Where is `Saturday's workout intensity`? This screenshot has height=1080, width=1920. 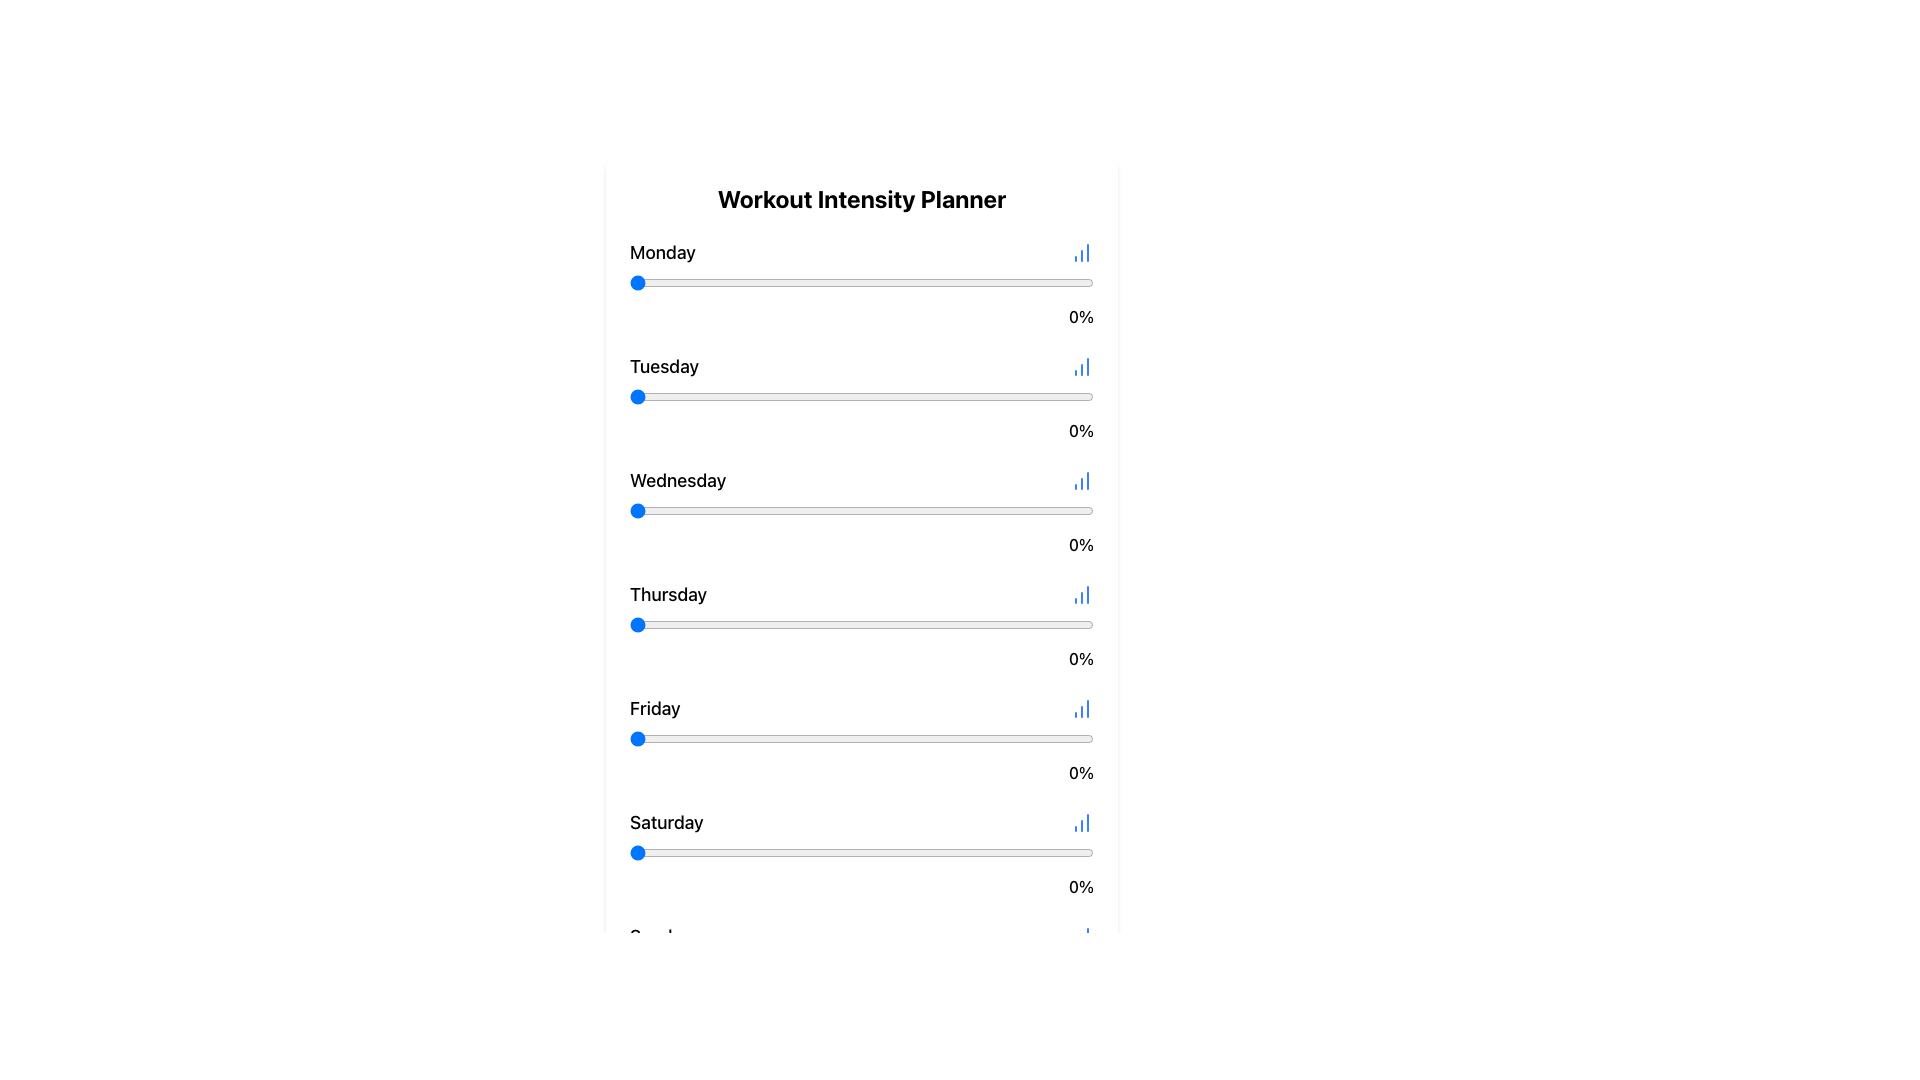 Saturday's workout intensity is located at coordinates (1088, 852).